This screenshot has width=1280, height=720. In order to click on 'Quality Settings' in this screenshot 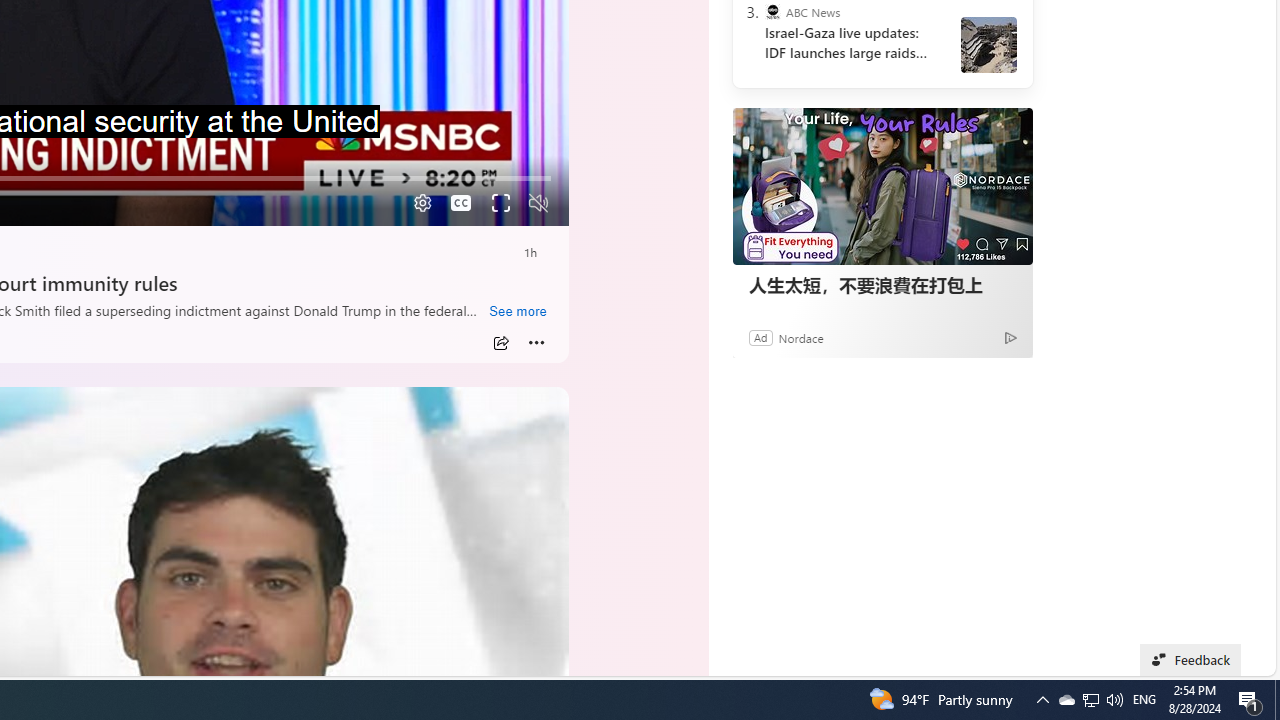, I will do `click(420, 203)`.